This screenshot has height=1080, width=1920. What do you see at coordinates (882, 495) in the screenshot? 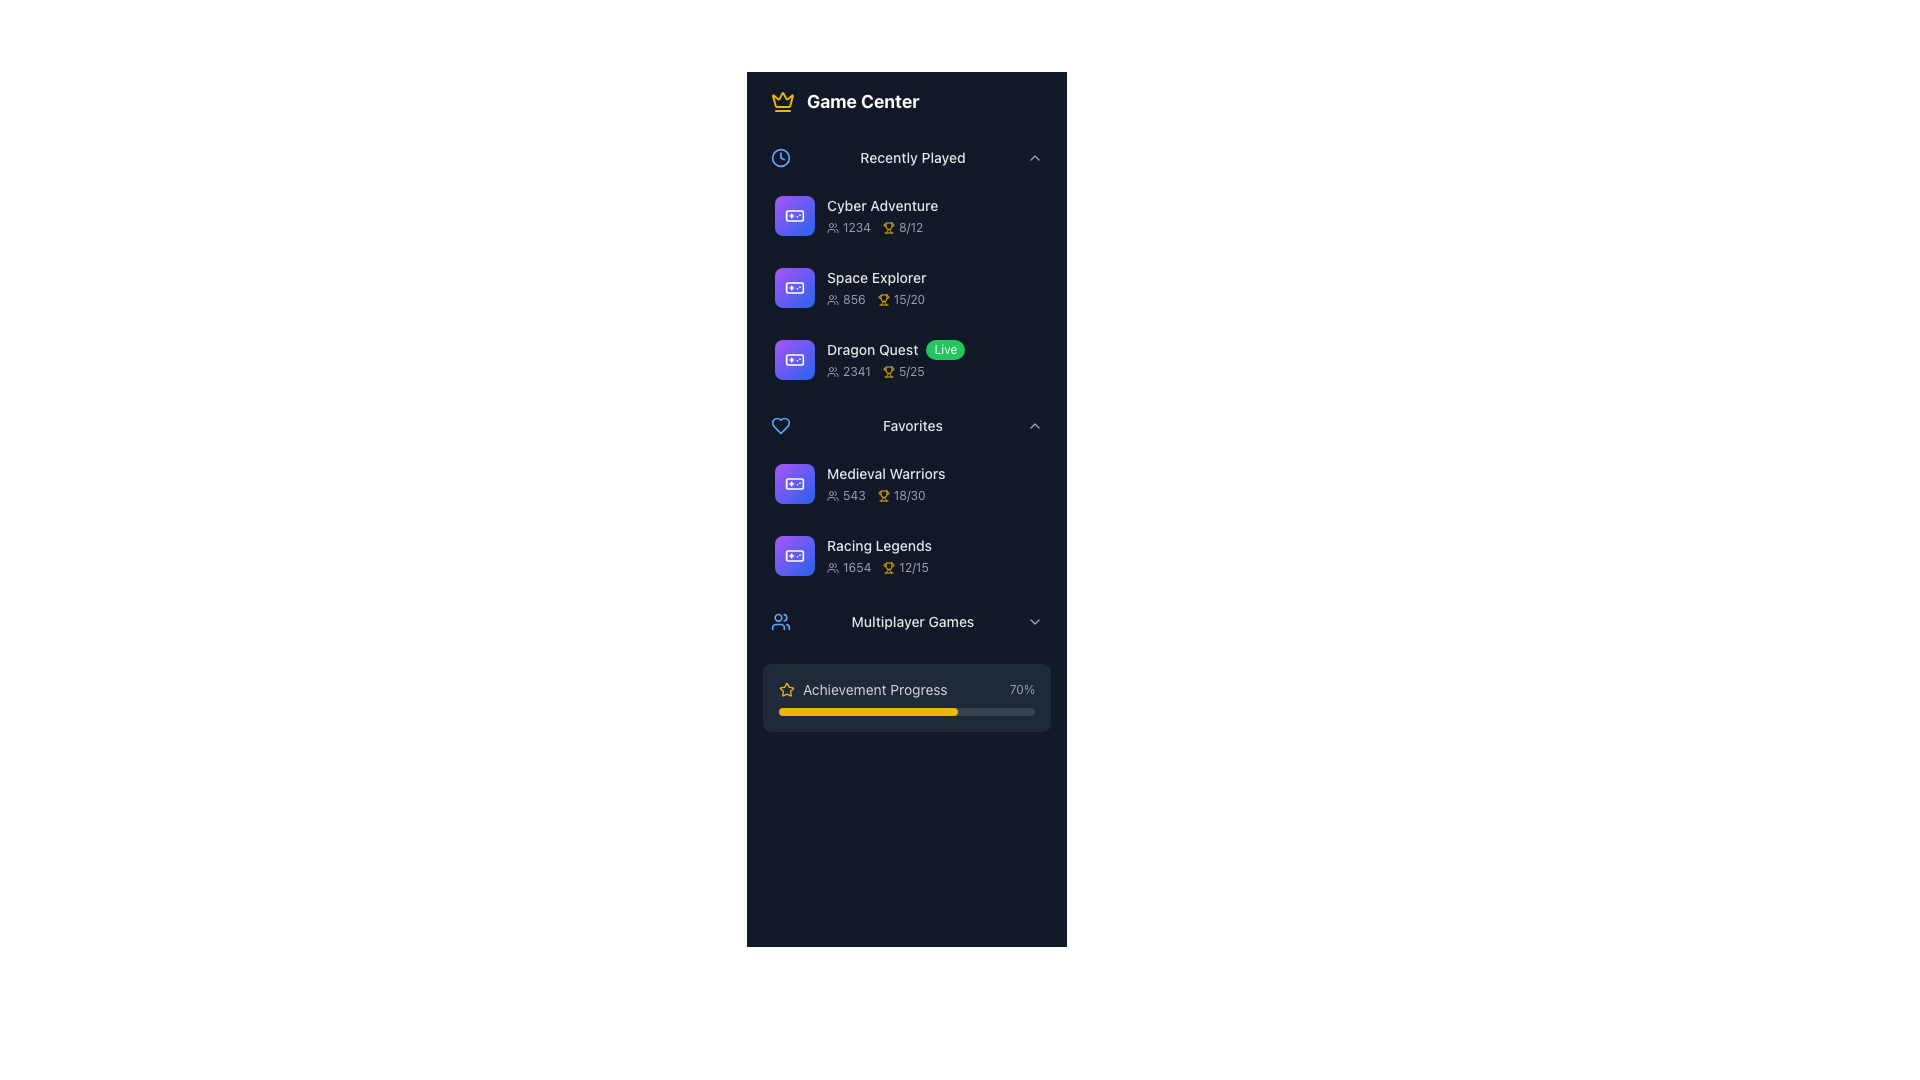
I see `the trophy icon, which is a bright yellow 24x24 SVG graphic located to the left of the '18/30' text in the 'Medieval Warriors' game entry under 'Favorites'` at bounding box center [882, 495].